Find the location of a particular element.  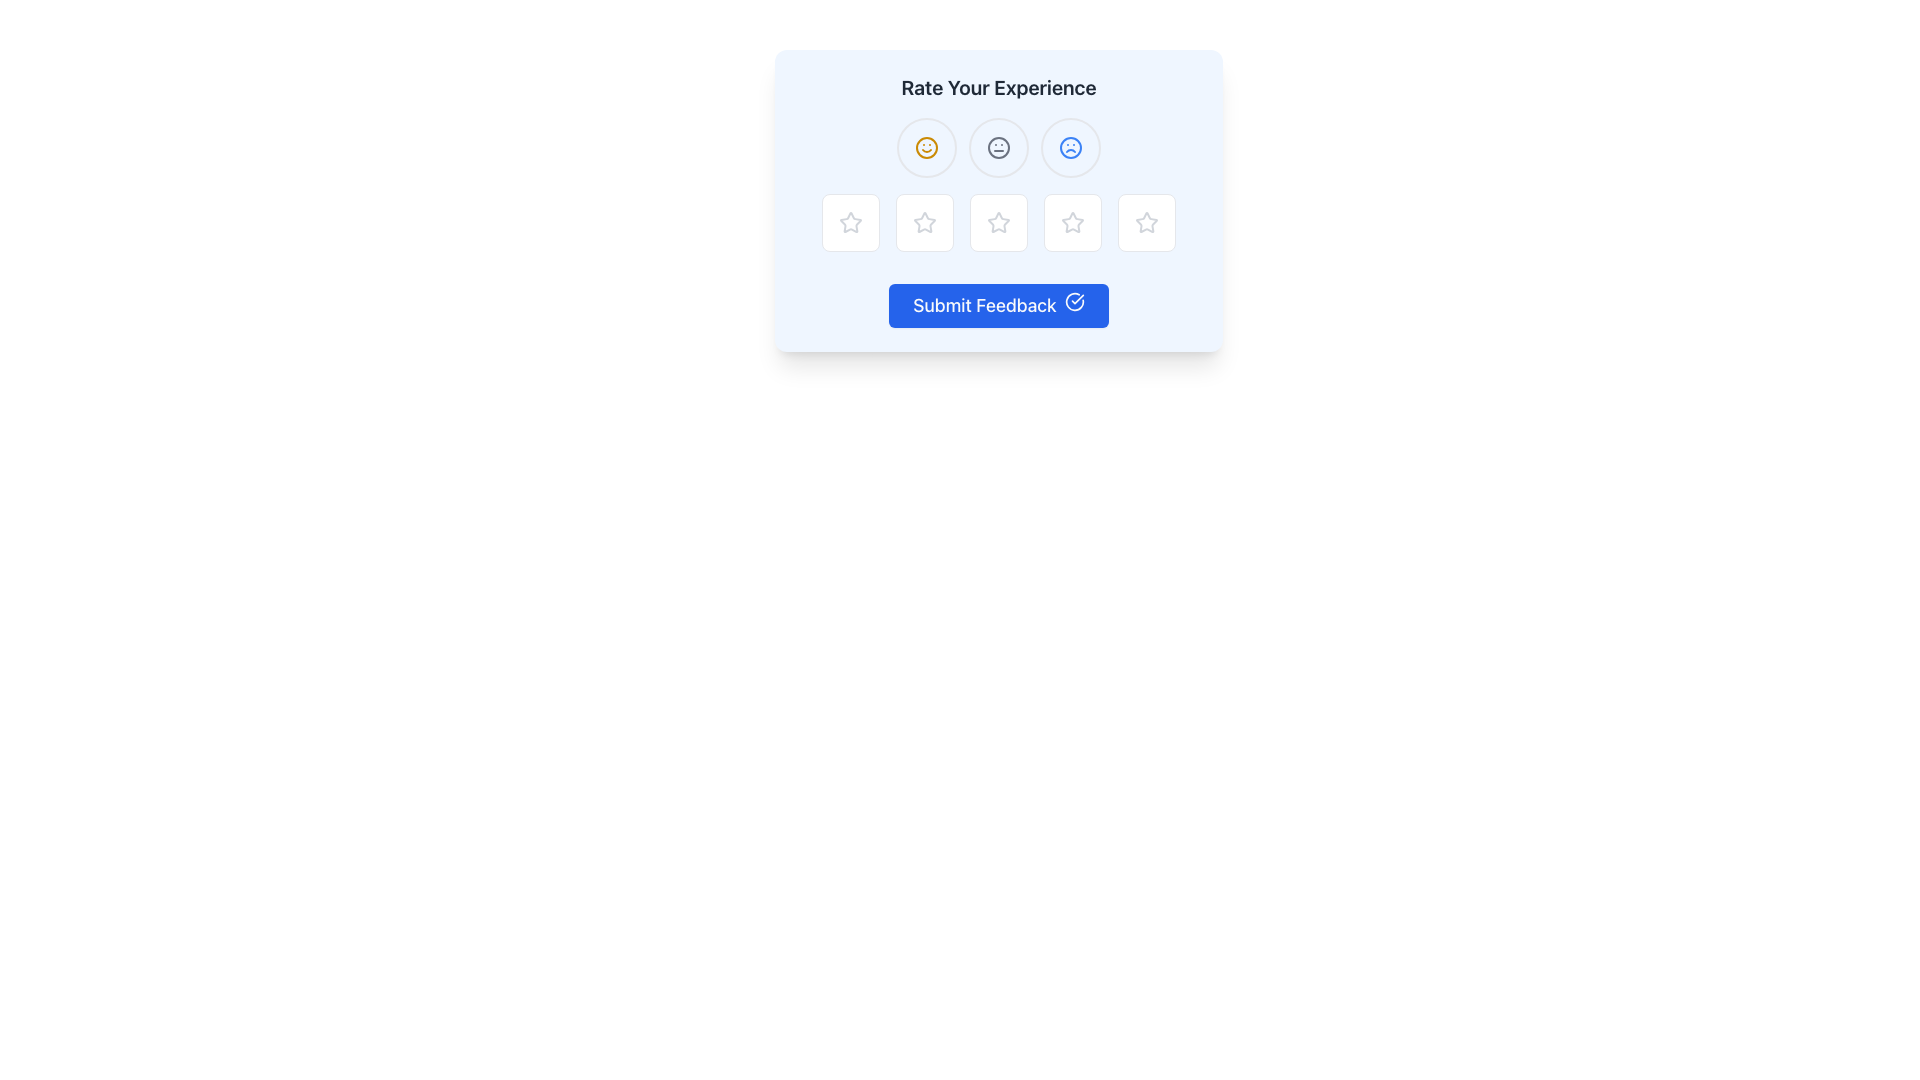

the neutral rating SVG icon, which is the second icon in a horizontal sequence of three icons in the user feedback section is located at coordinates (998, 146).